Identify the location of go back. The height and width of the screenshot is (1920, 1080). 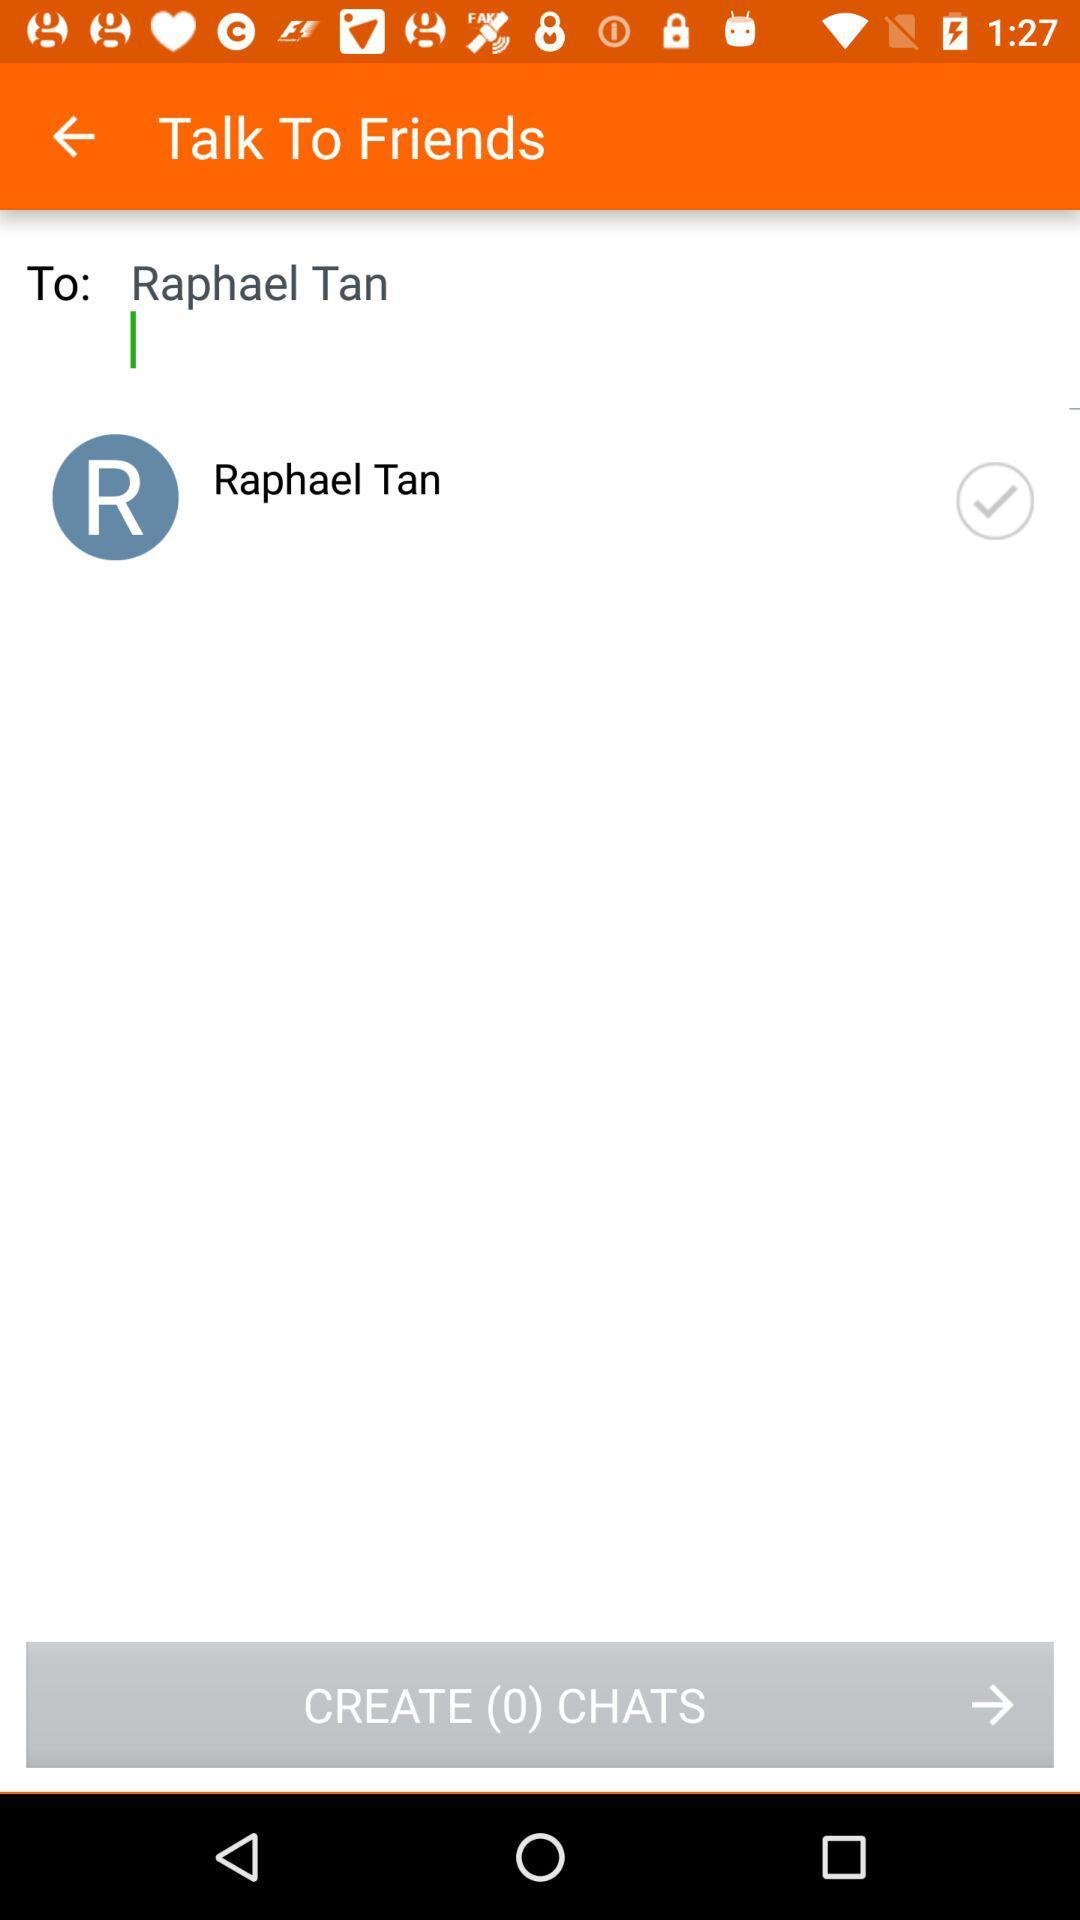
(99, 135).